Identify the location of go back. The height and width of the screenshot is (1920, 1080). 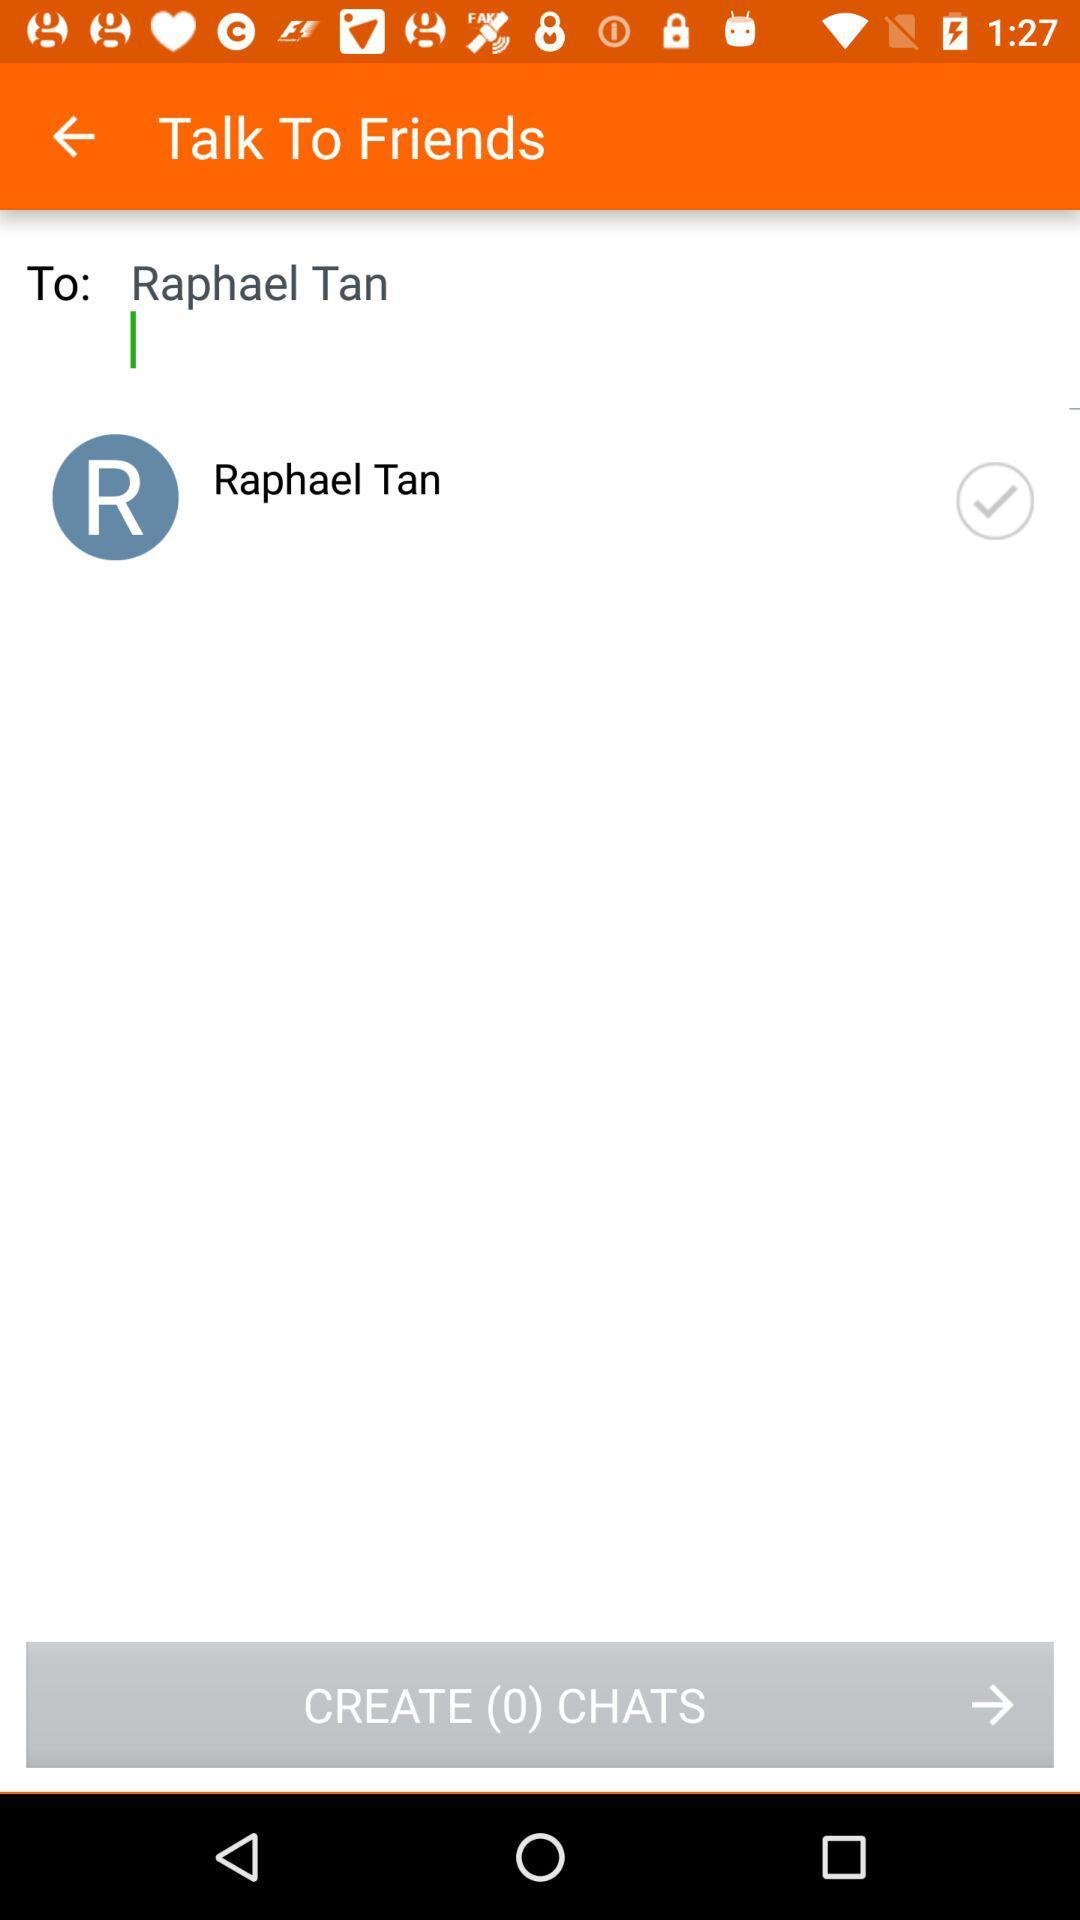
(99, 135).